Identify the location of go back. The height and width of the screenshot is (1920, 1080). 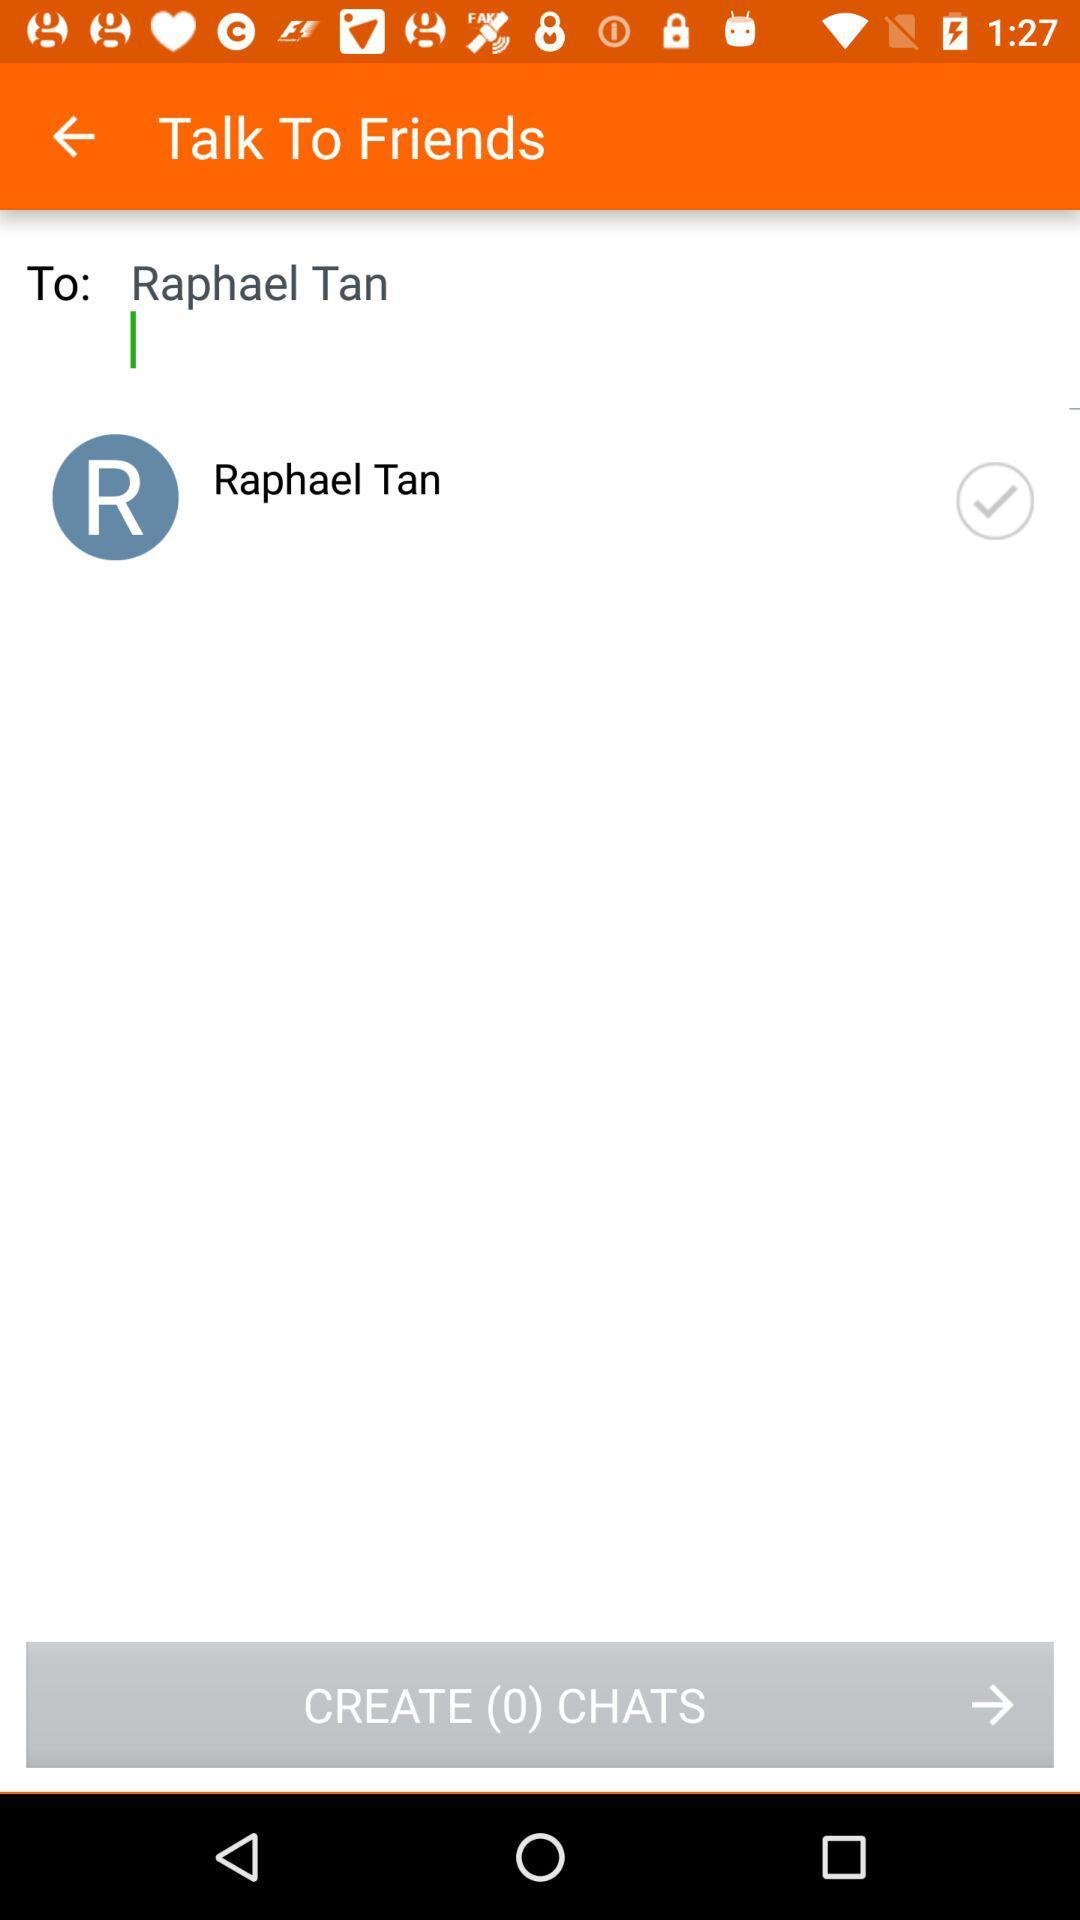
(99, 135).